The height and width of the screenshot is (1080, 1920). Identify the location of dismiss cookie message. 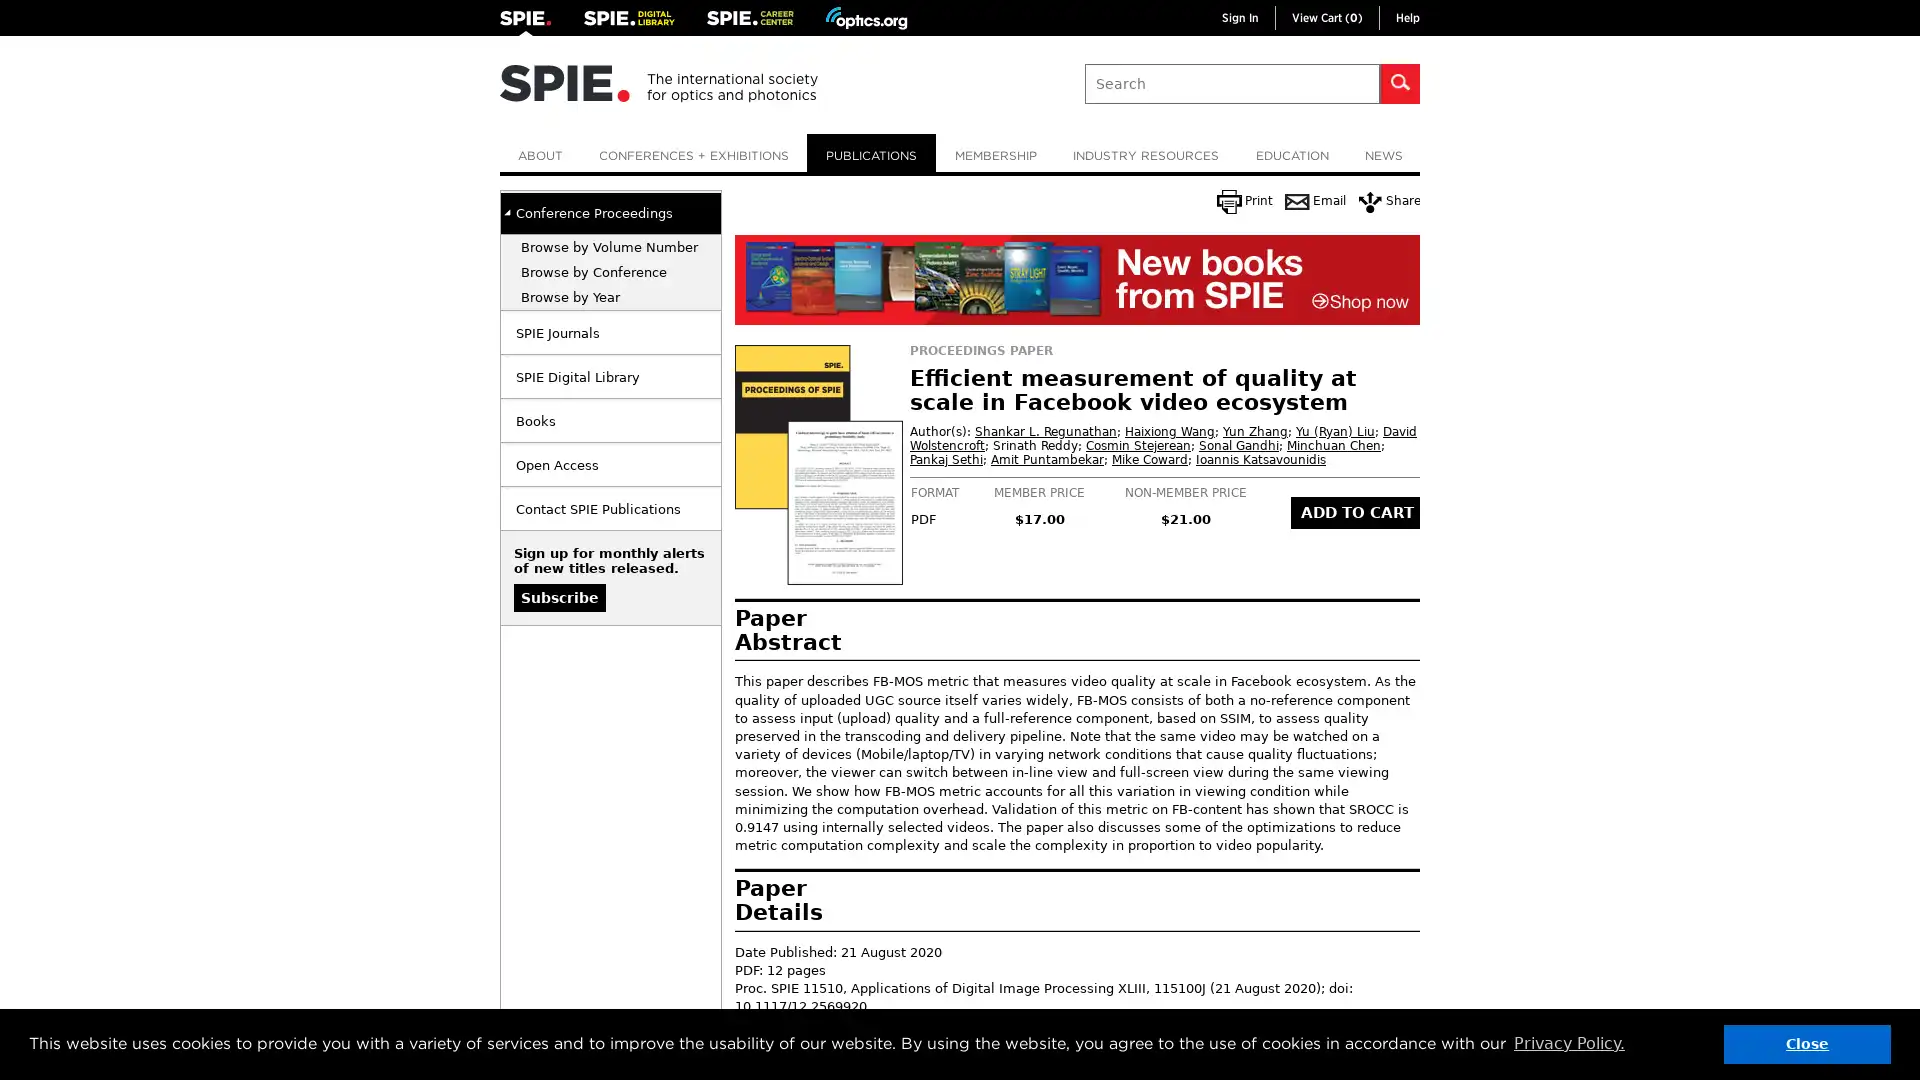
(1807, 1043).